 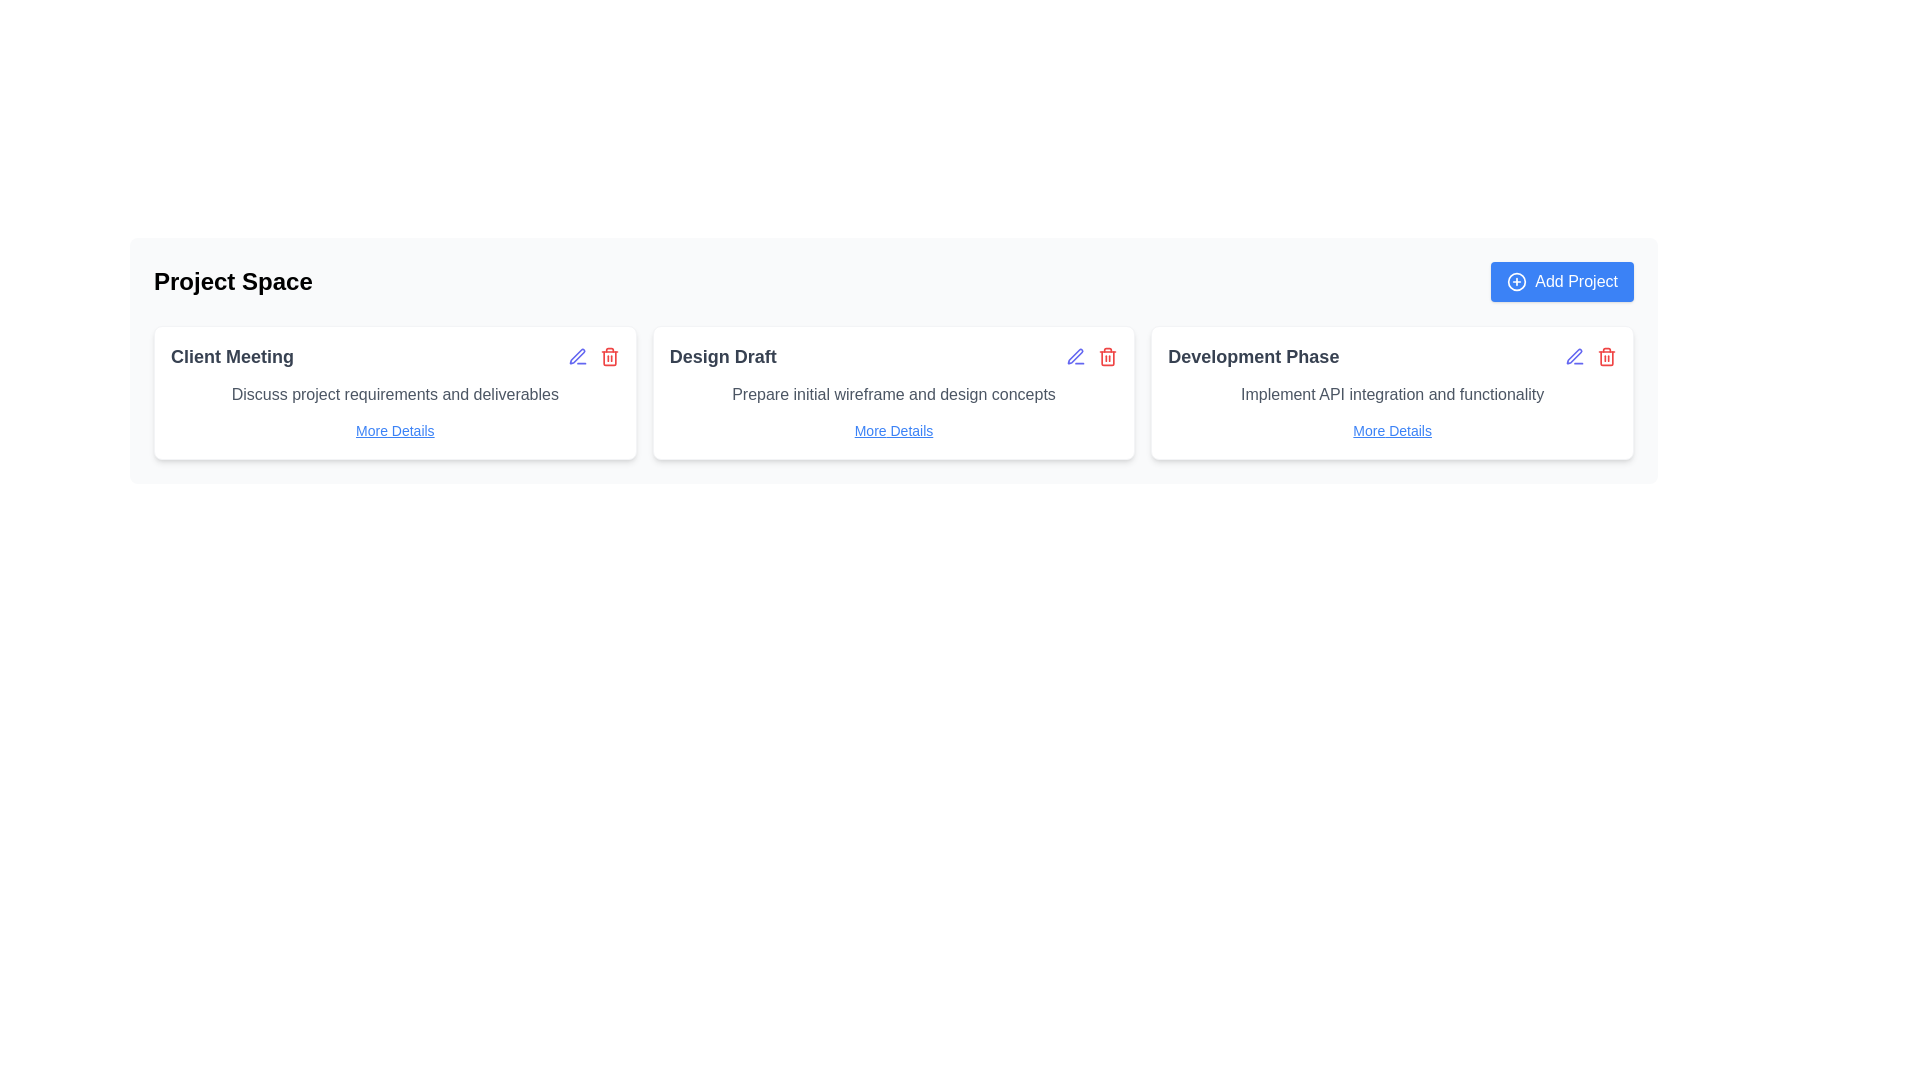 What do you see at coordinates (576, 356) in the screenshot?
I see `the icon button resembling a pen or pencil located at the top-right corner of the card layout to initiate editing of the associated card content` at bounding box center [576, 356].